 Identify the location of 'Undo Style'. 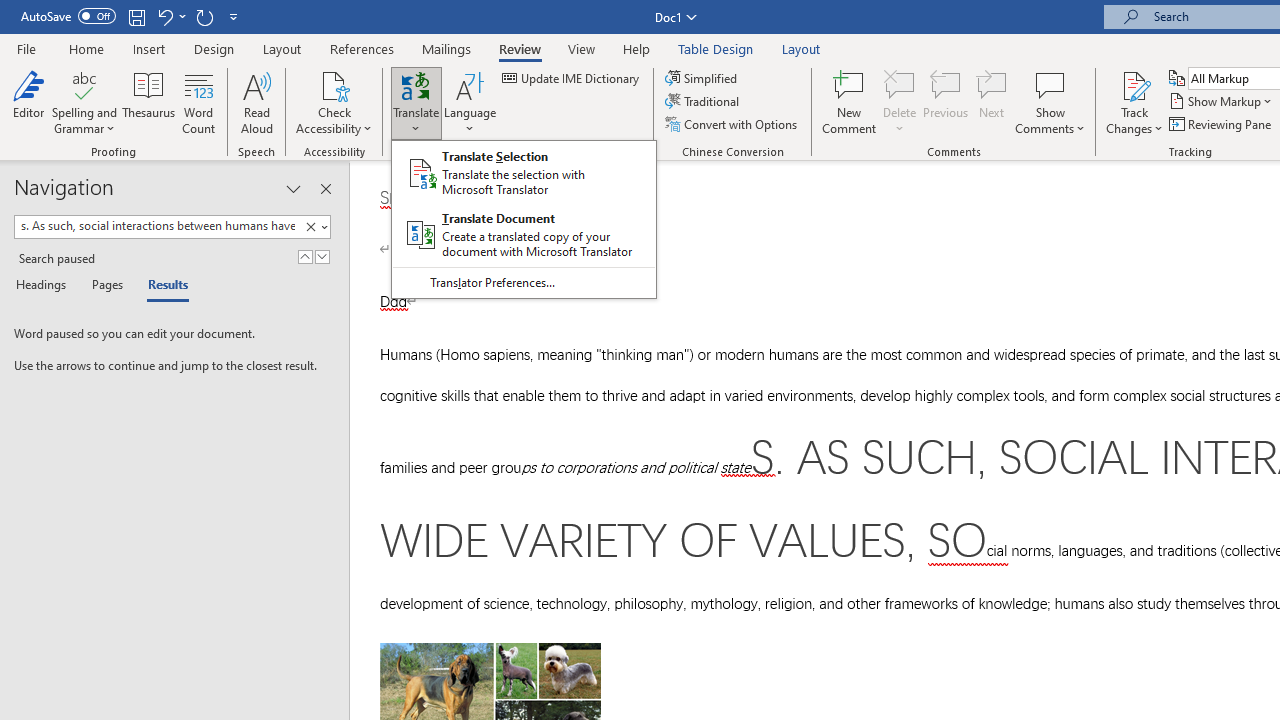
(164, 16).